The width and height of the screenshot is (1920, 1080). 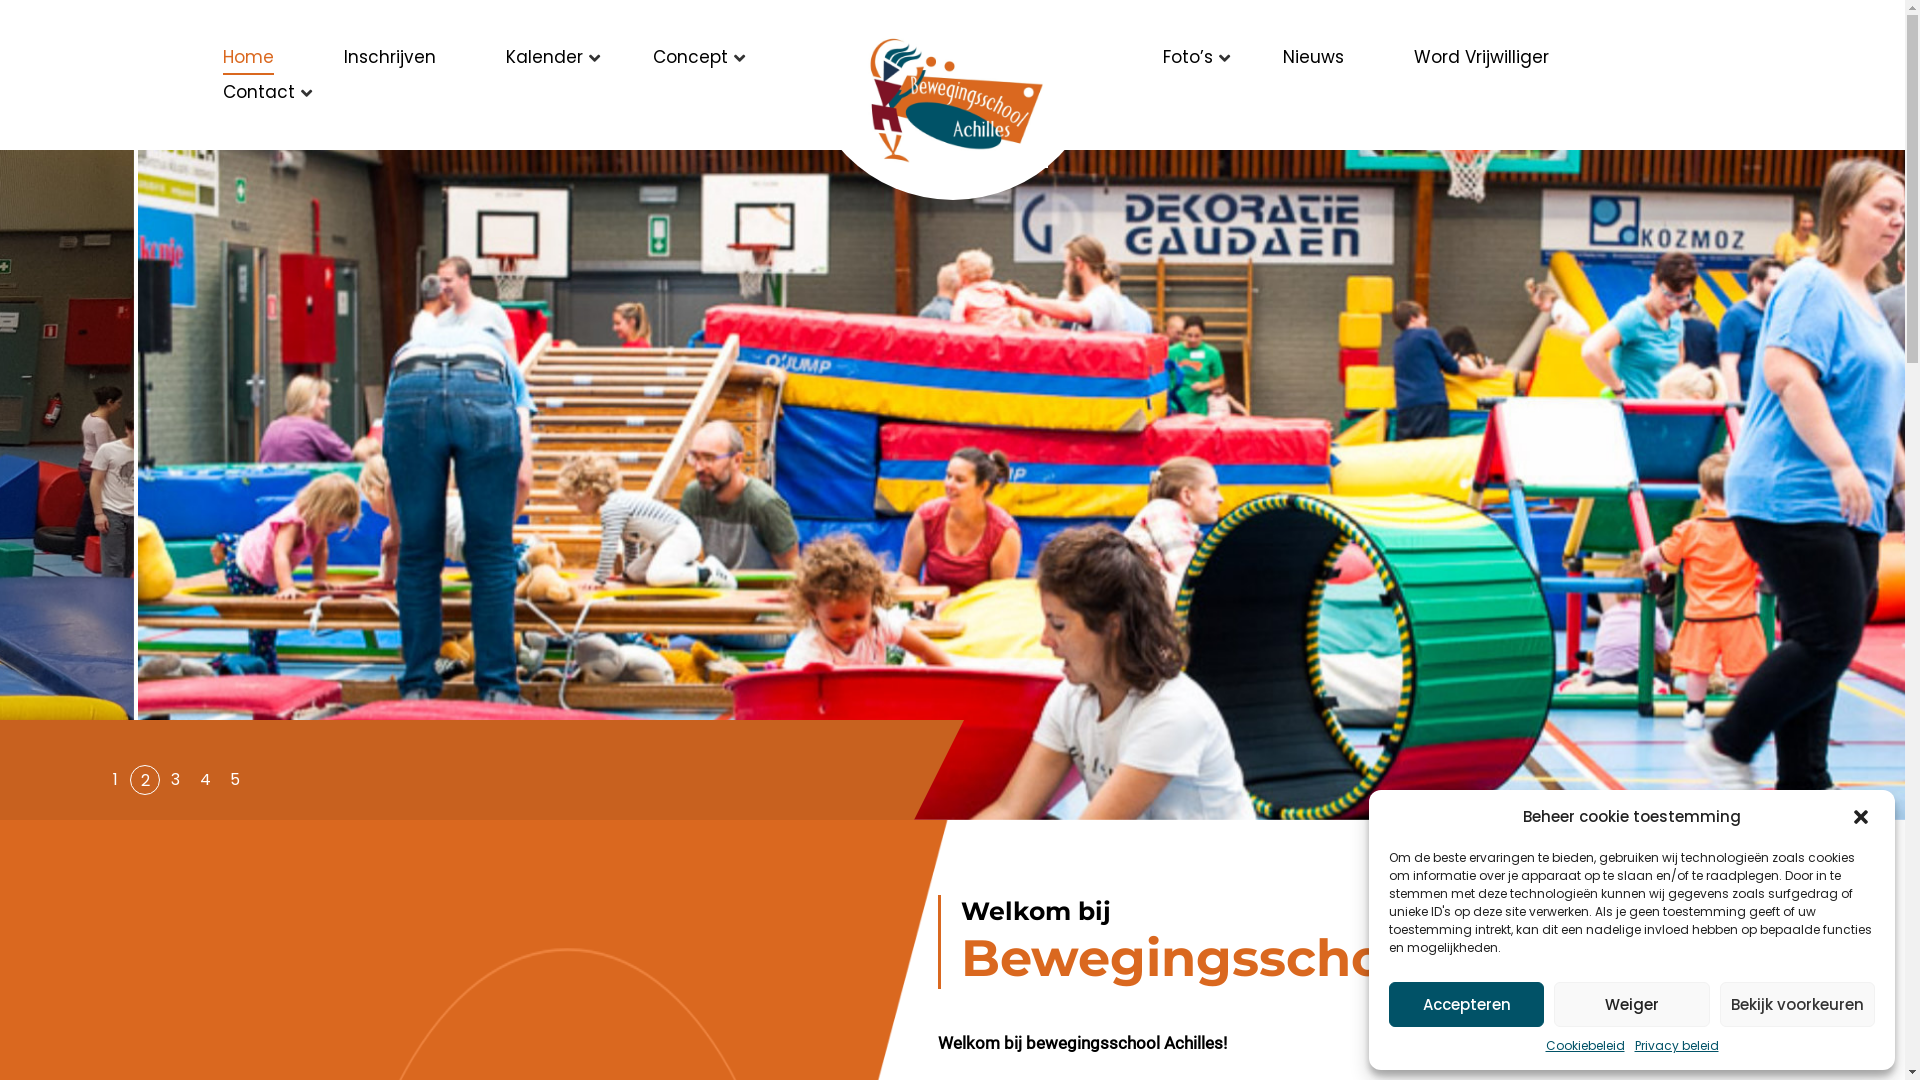 I want to click on 'Cookiebeleid', so click(x=1584, y=1044).